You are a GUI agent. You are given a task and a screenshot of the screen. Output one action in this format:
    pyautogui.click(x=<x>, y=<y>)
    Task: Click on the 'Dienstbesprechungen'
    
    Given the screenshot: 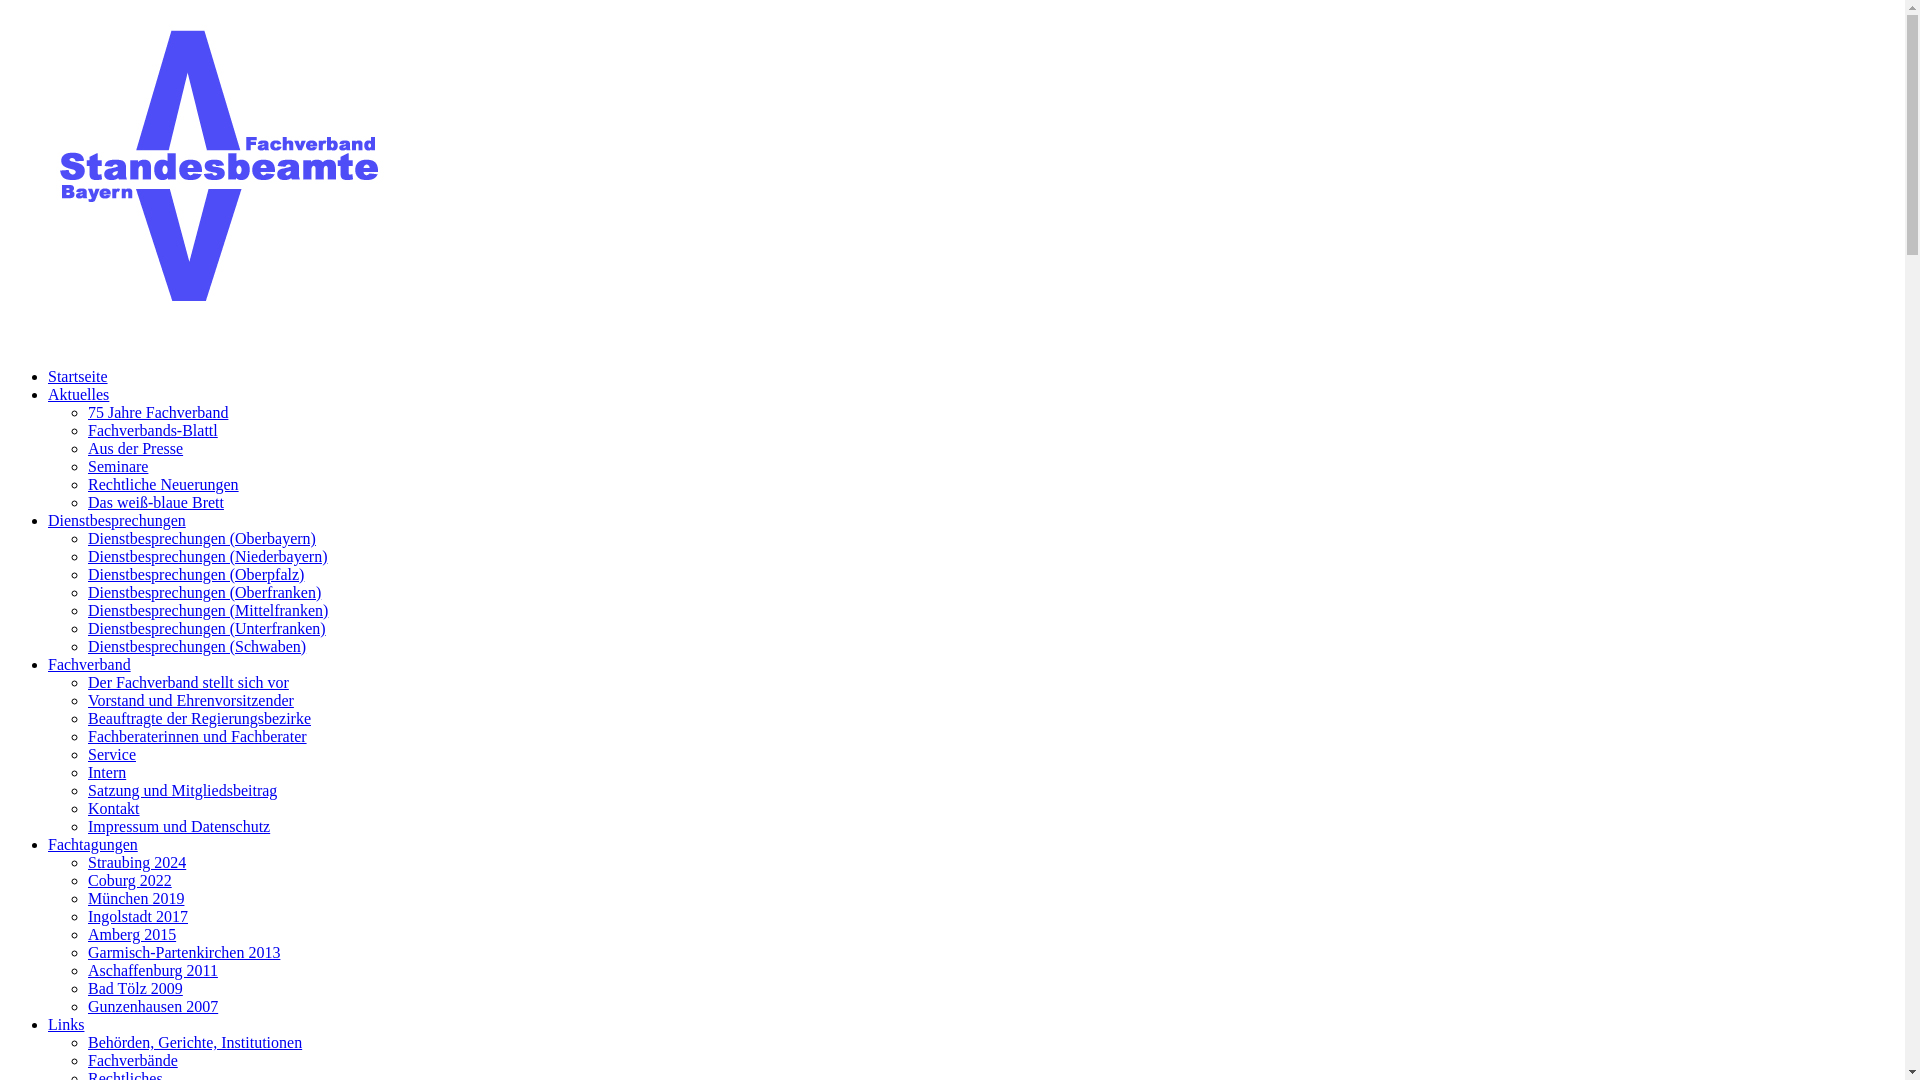 What is the action you would take?
    pyautogui.click(x=48, y=519)
    